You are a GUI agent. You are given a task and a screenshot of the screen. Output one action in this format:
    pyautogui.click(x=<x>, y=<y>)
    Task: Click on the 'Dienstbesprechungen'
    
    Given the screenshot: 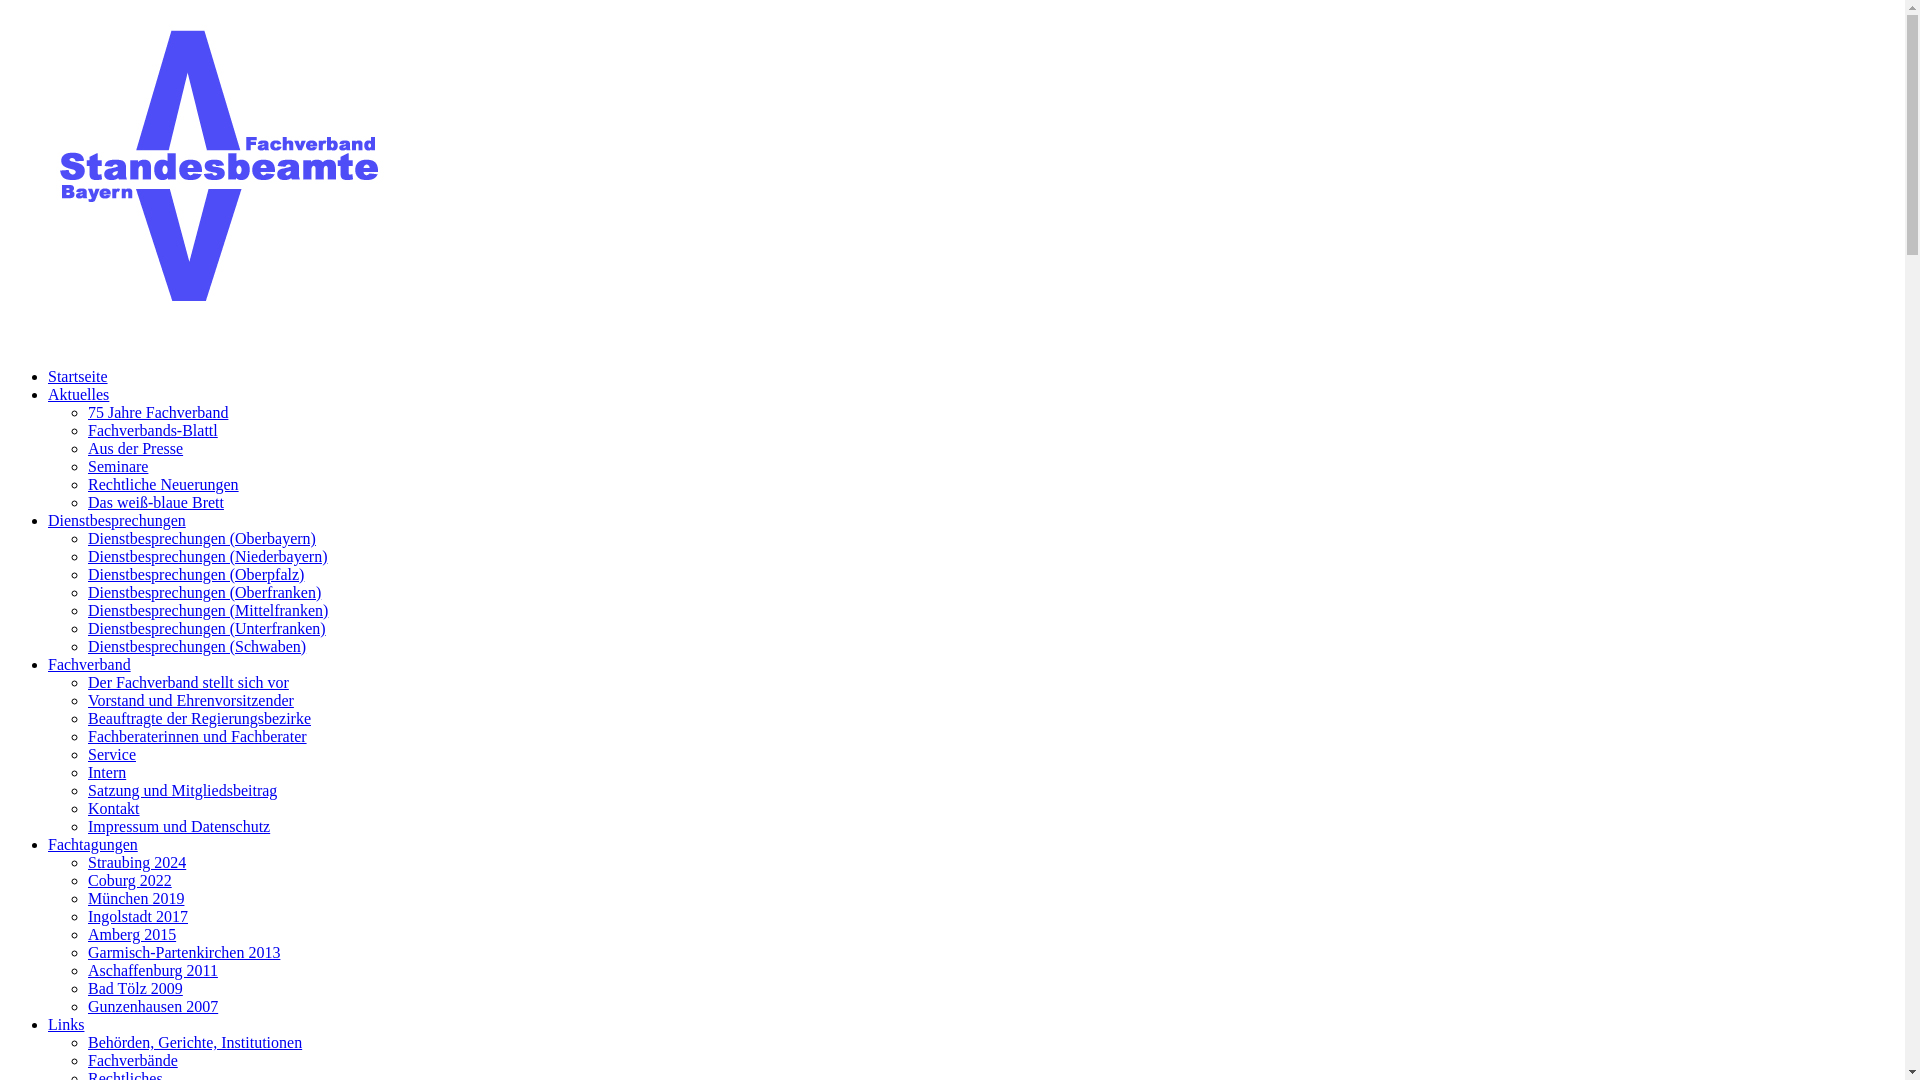 What is the action you would take?
    pyautogui.click(x=48, y=519)
    